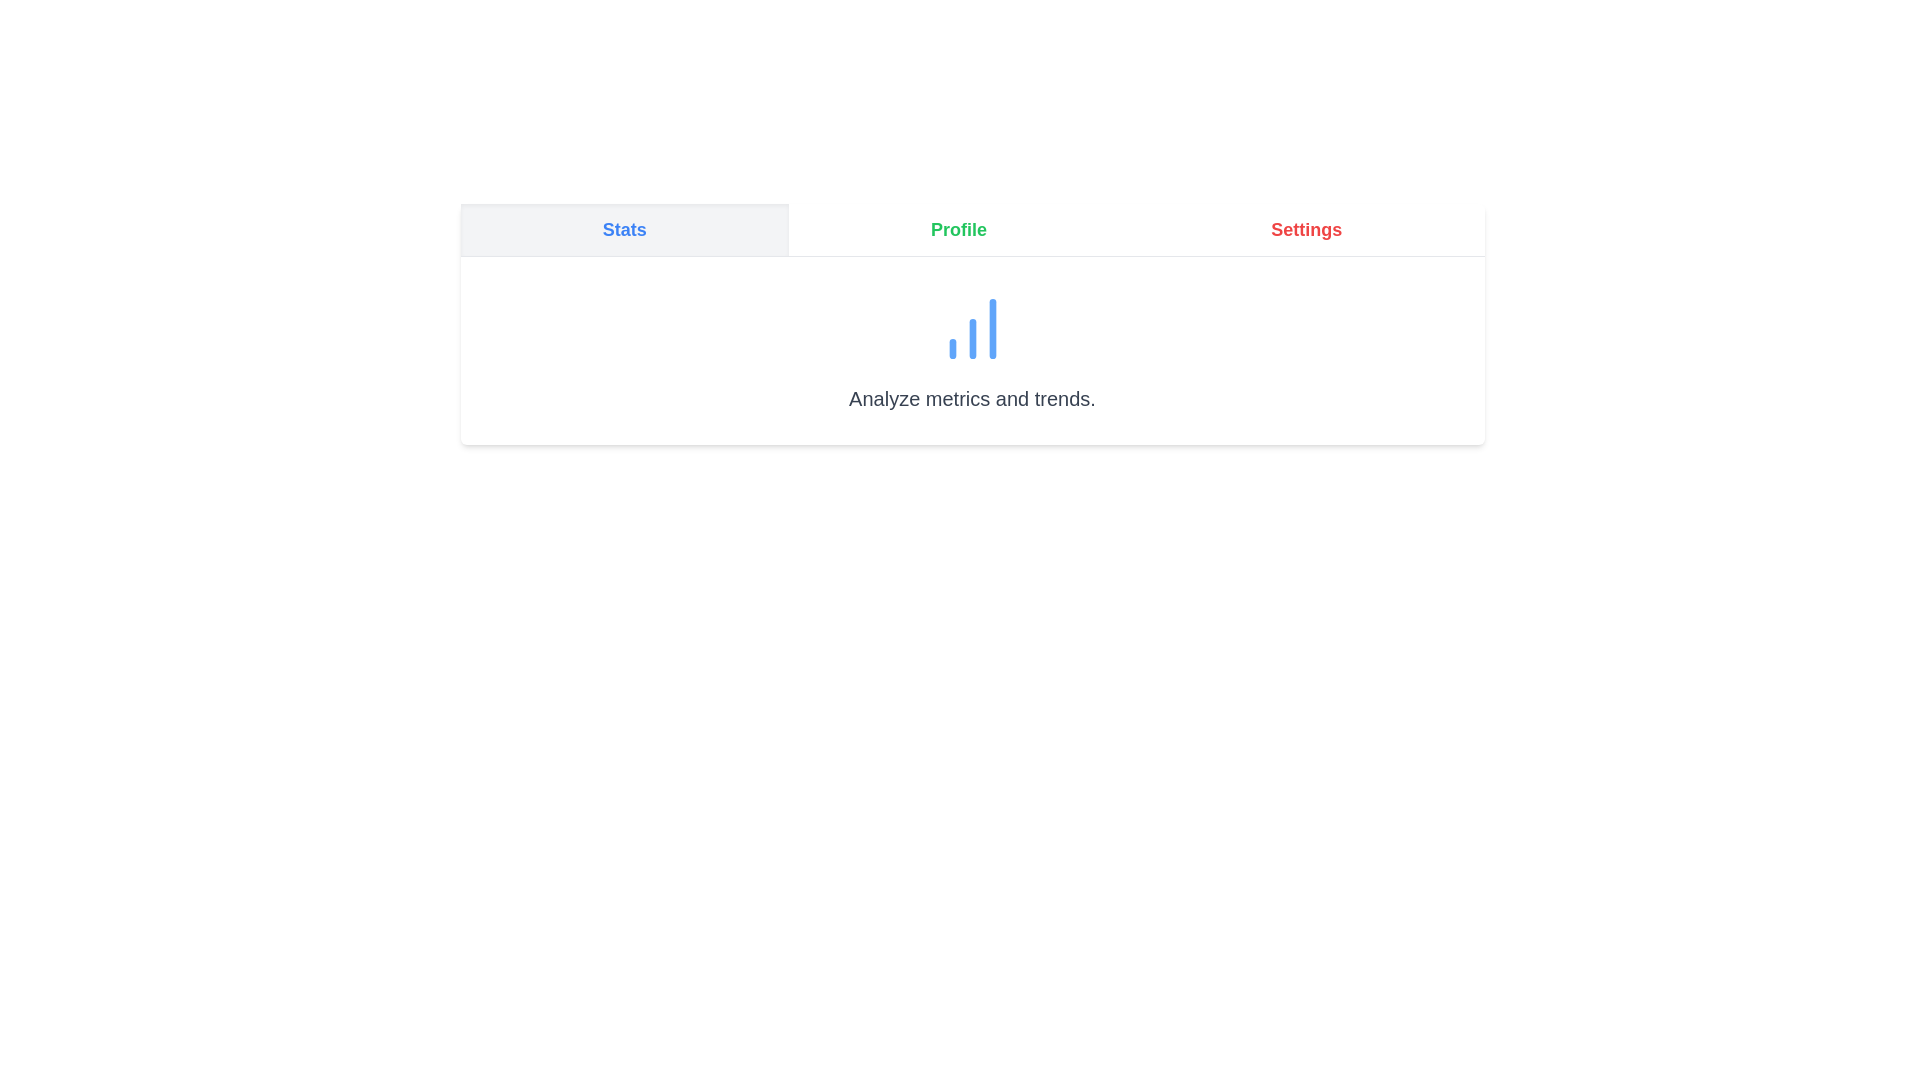 The width and height of the screenshot is (1920, 1080). I want to click on the 'Settings' navigation tab located at the top right of the navigation bar, so click(1306, 229).